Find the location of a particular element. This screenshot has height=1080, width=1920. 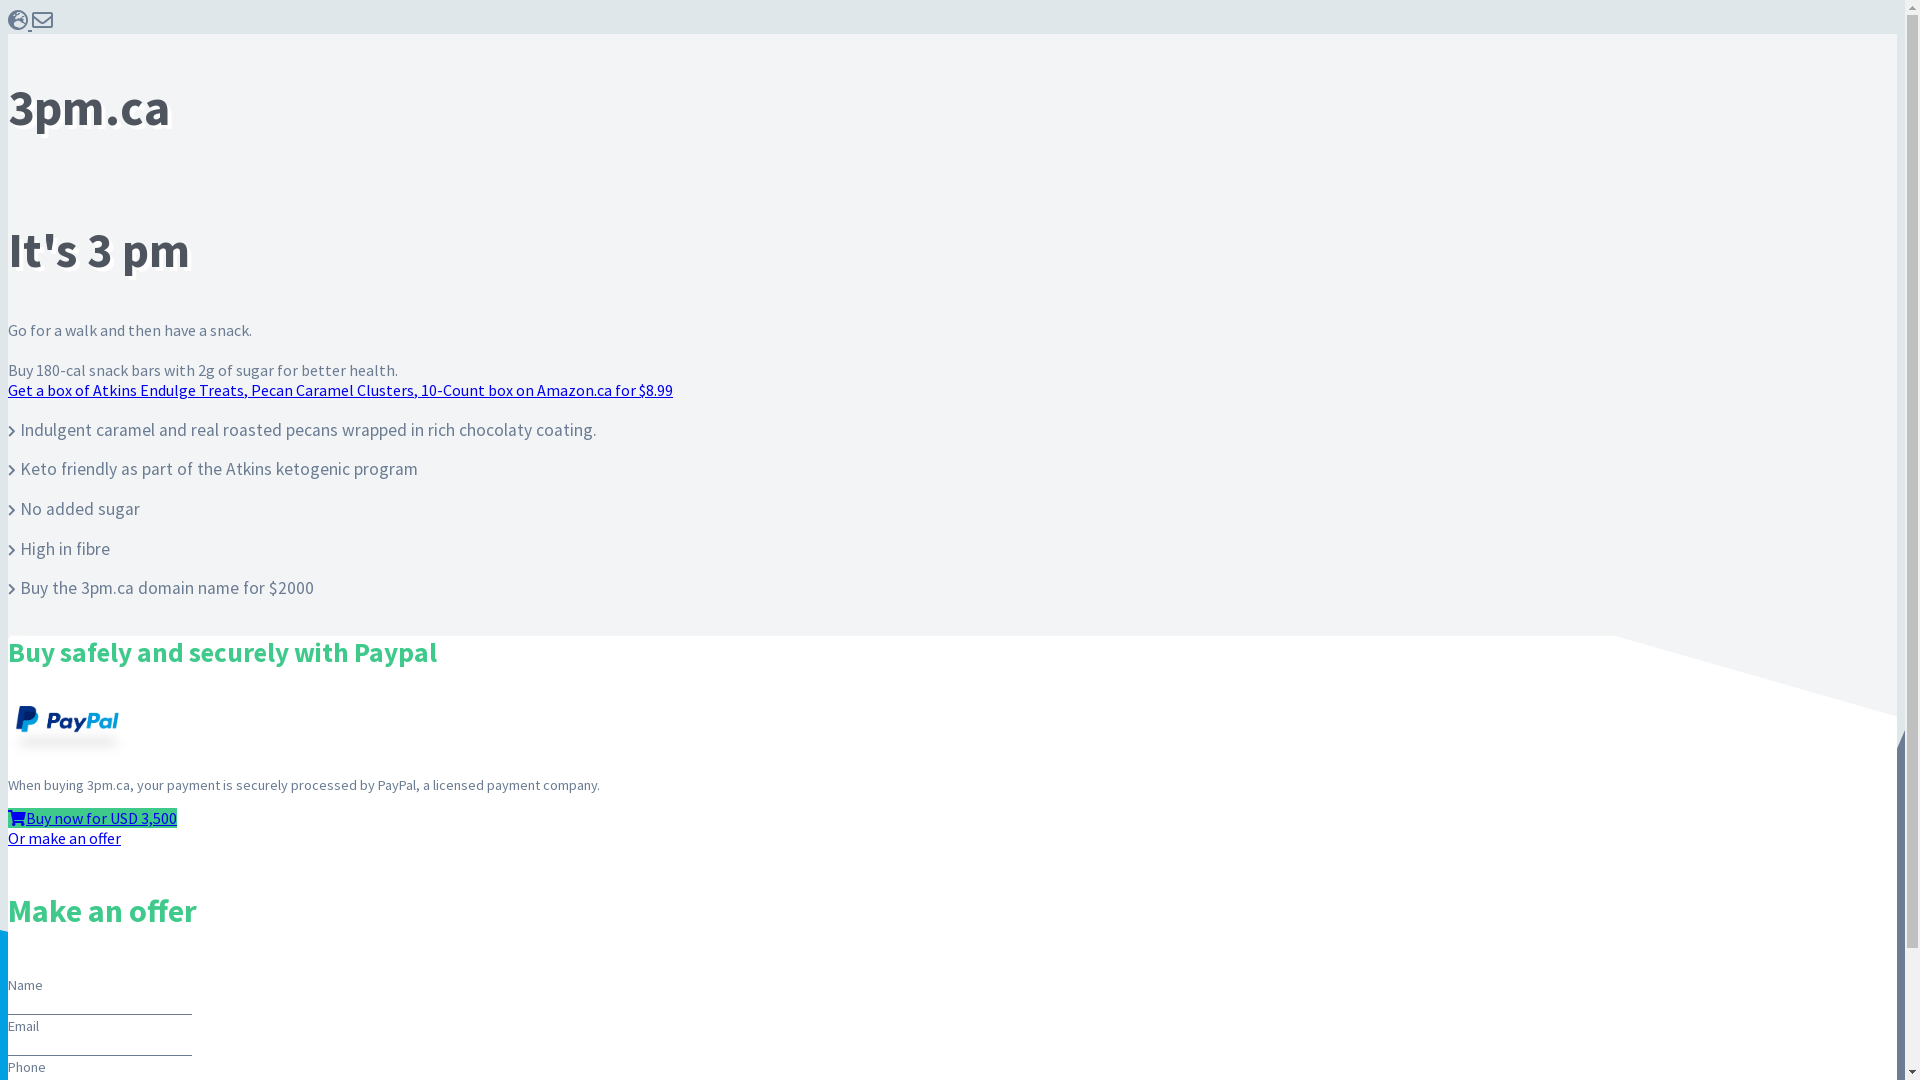

'Buy now for USD 3,500' is located at coordinates (91, 817).